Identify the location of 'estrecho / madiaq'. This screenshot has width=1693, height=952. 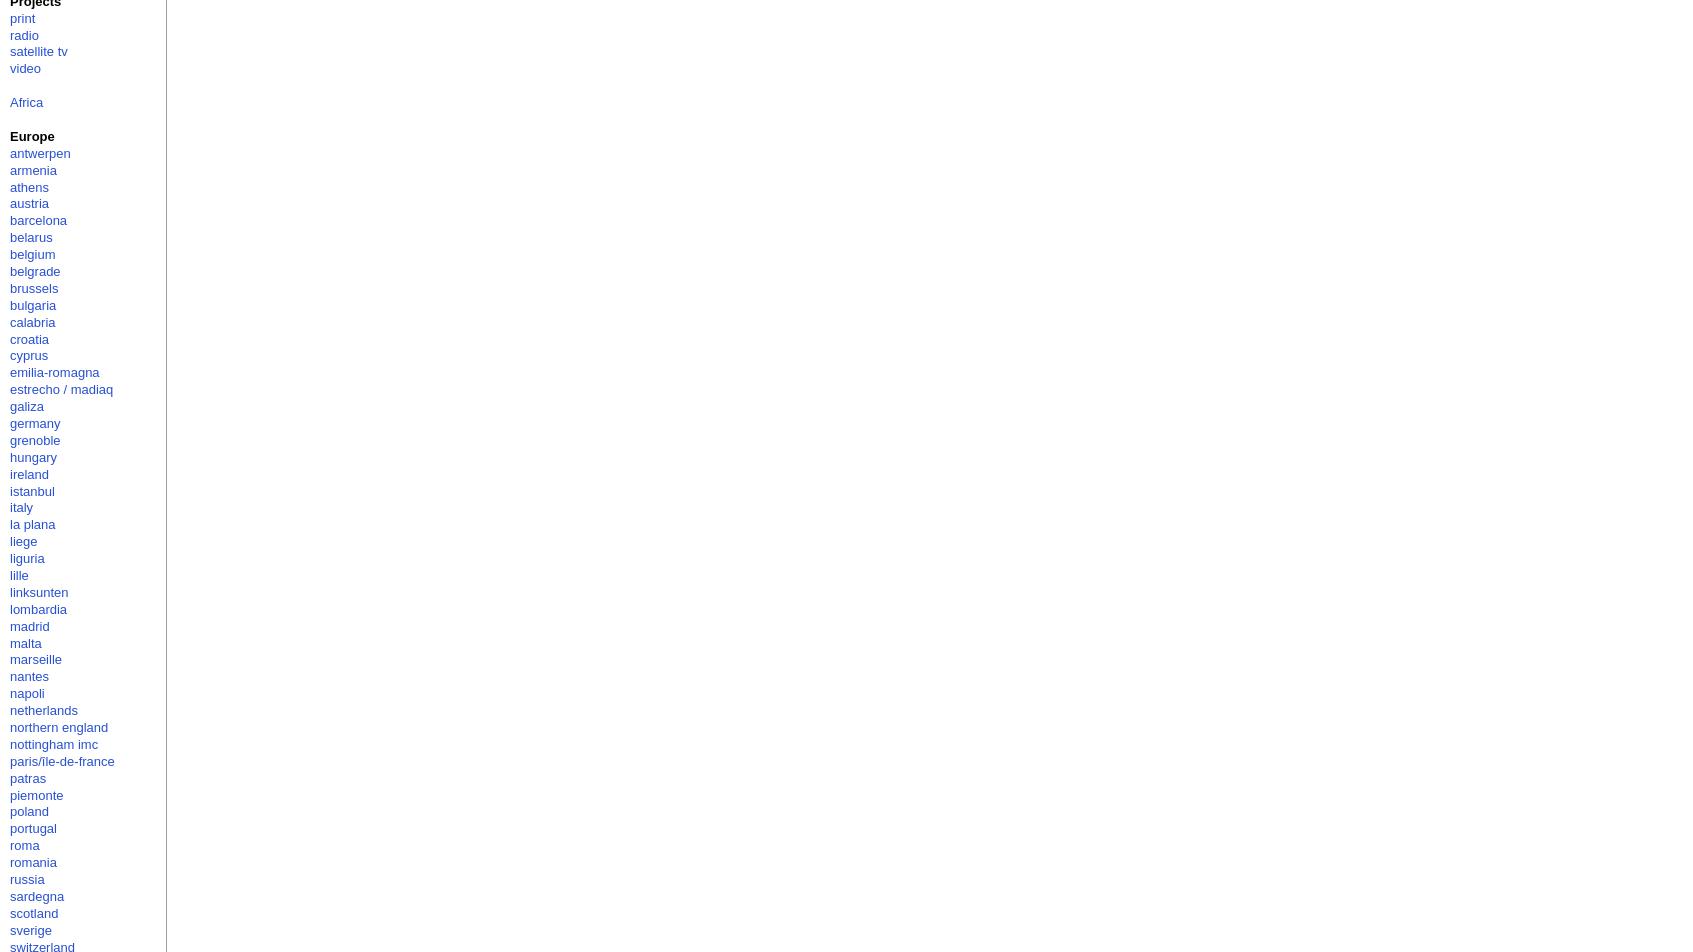
(8, 389).